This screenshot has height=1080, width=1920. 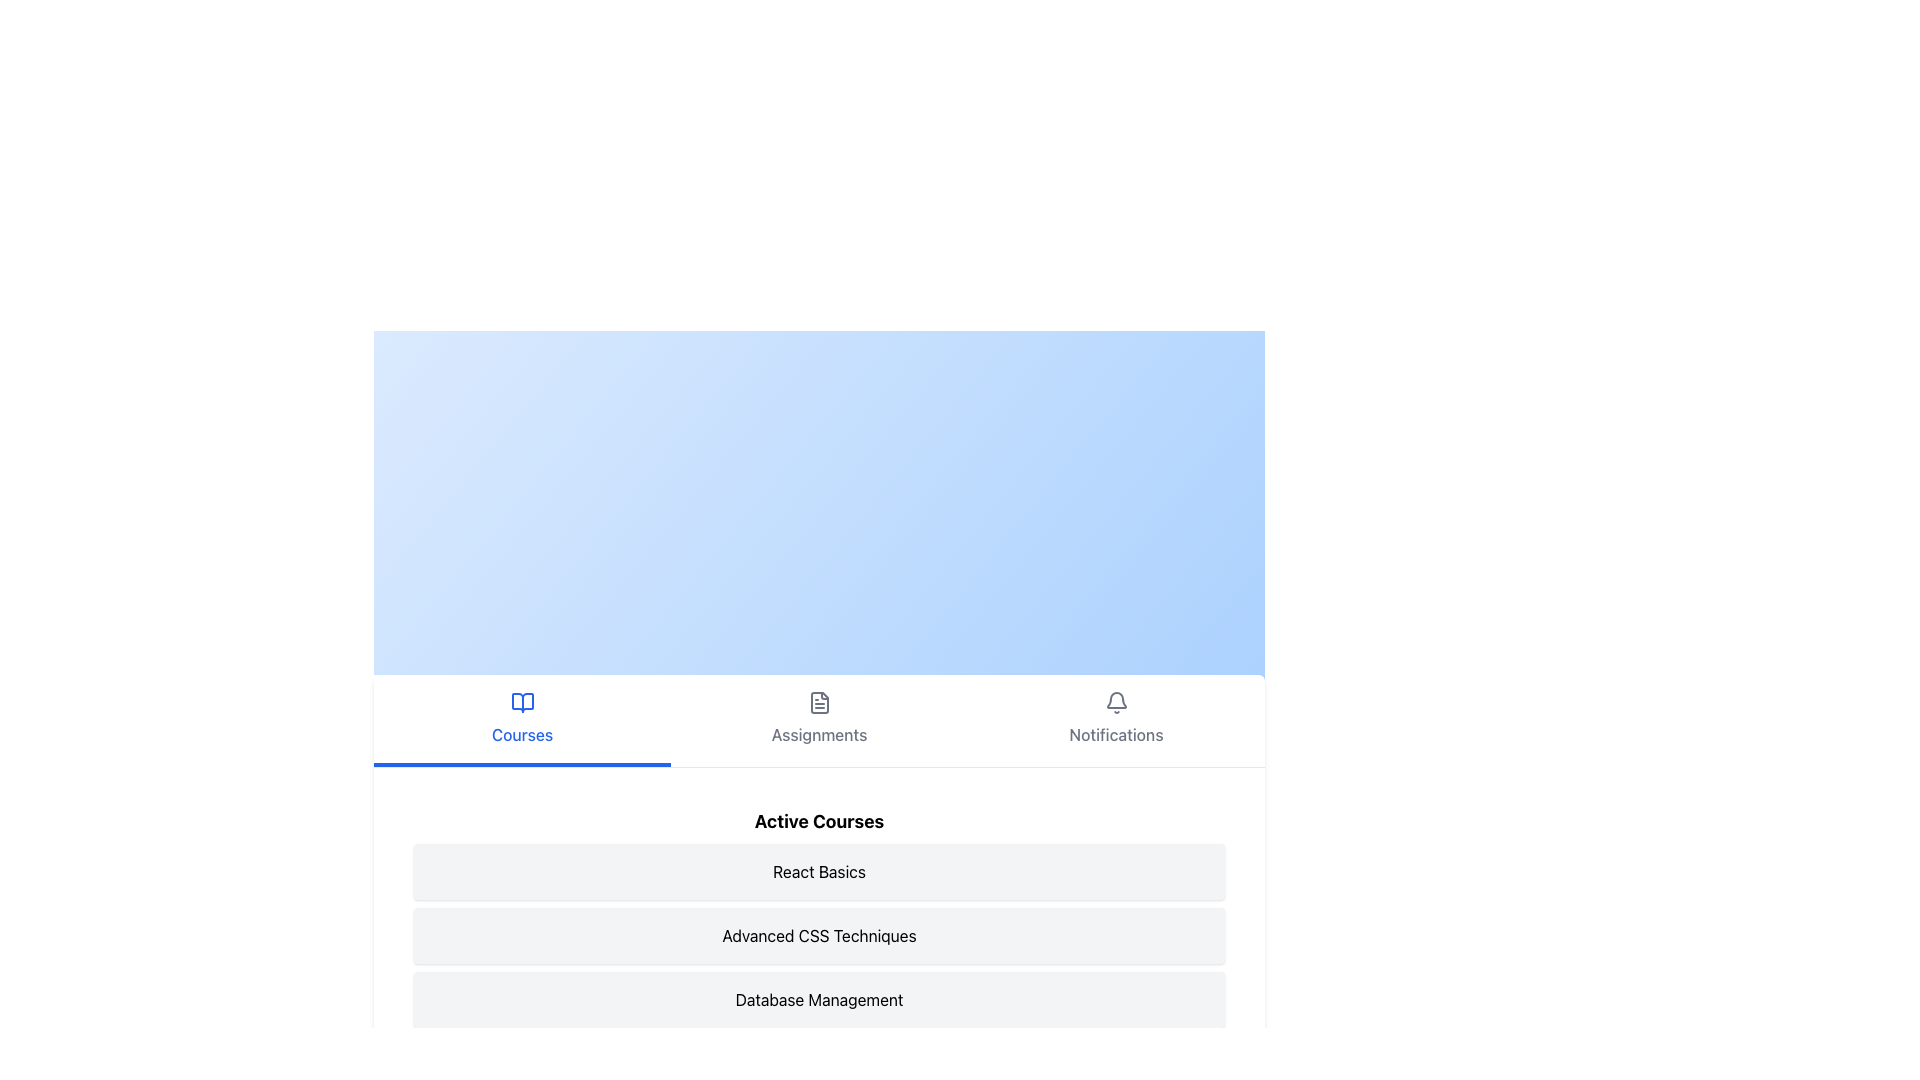 I want to click on the 'Courses' navigation icon located in the bottom navigation bar of the application, so click(x=522, y=701).